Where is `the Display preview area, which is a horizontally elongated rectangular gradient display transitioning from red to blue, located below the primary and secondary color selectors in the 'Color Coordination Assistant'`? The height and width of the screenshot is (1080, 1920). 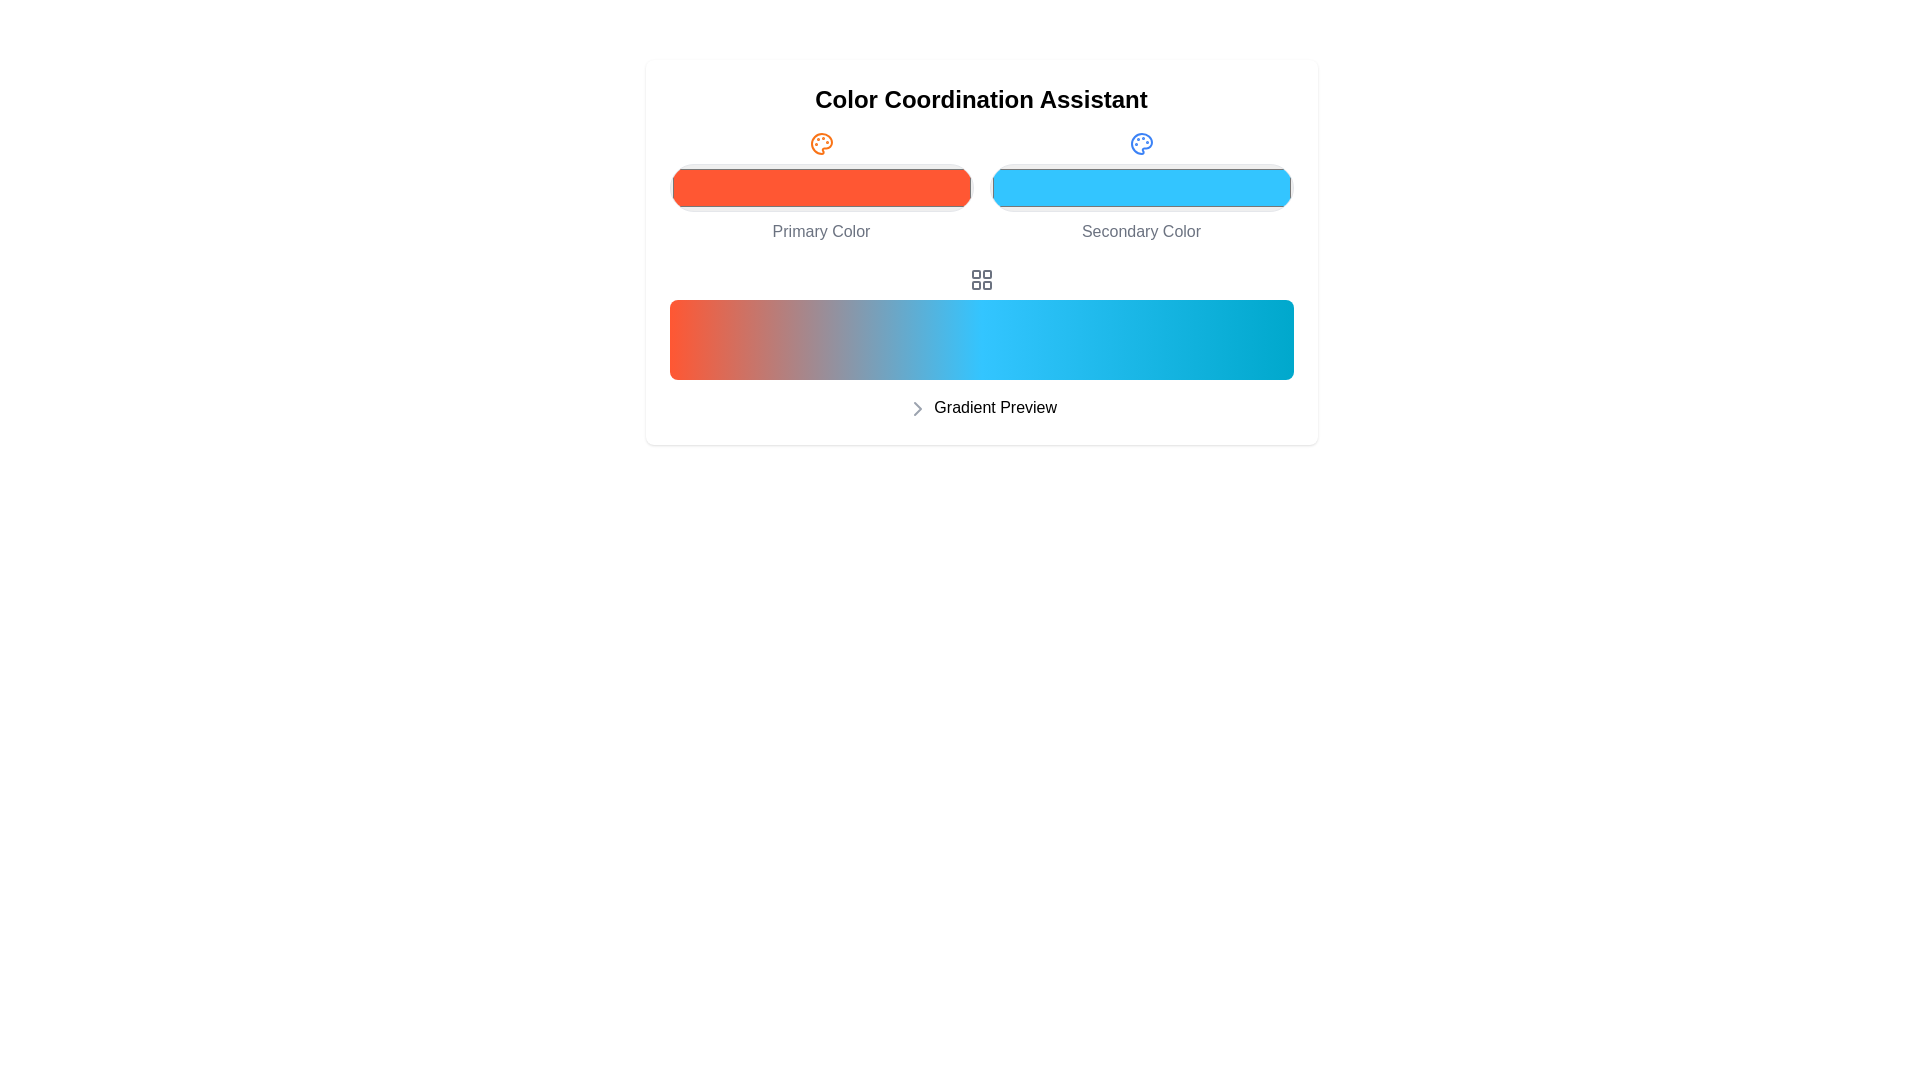
the Display preview area, which is a horizontally elongated rectangular gradient display transitioning from red to blue, located below the primary and secondary color selectors in the 'Color Coordination Assistant' is located at coordinates (981, 343).